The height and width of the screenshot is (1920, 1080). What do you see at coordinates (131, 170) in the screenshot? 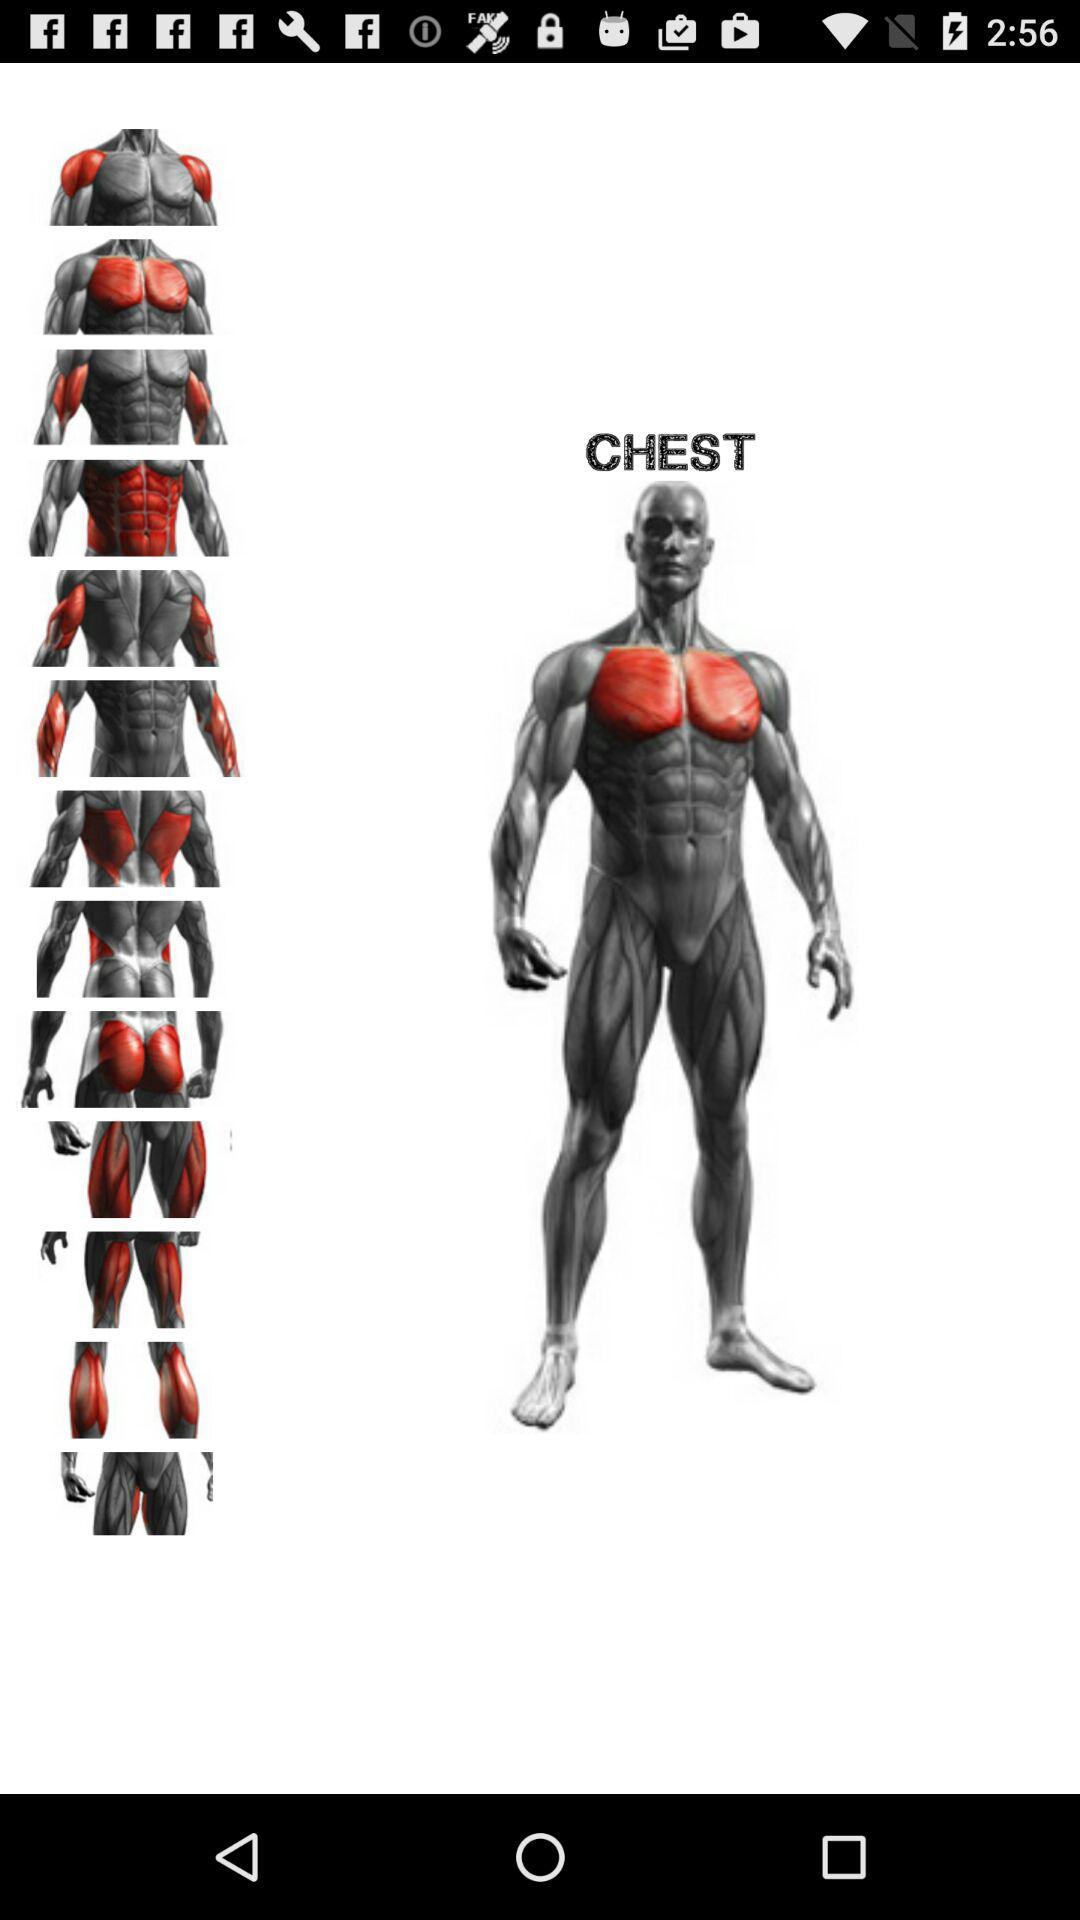
I see `focus on shoulders` at bounding box center [131, 170].